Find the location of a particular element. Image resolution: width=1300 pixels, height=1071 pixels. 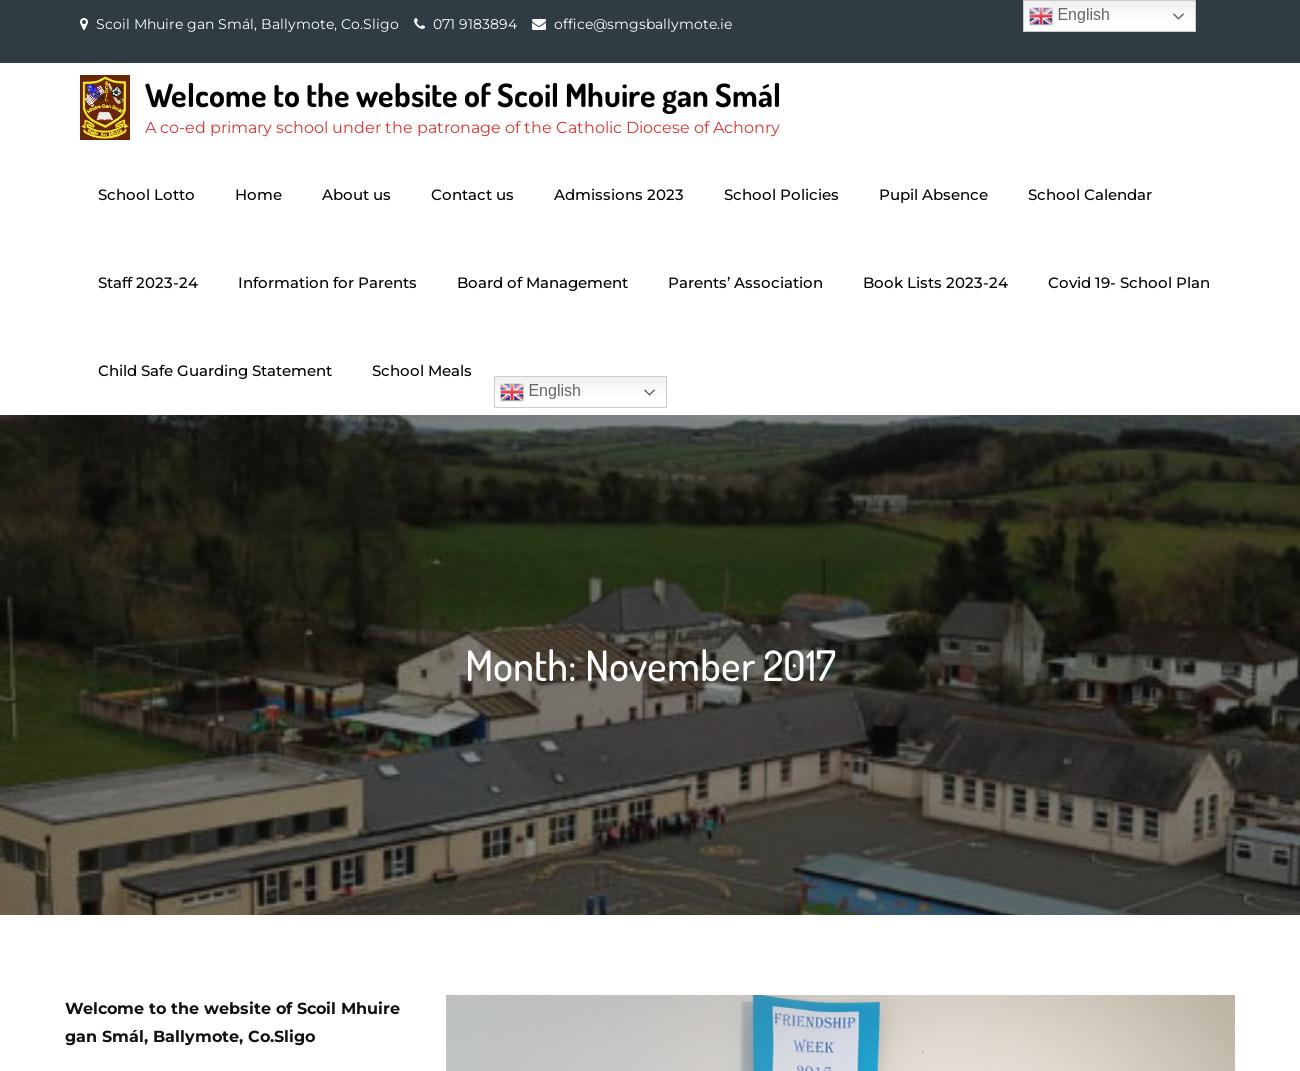

'Home' is located at coordinates (257, 193).